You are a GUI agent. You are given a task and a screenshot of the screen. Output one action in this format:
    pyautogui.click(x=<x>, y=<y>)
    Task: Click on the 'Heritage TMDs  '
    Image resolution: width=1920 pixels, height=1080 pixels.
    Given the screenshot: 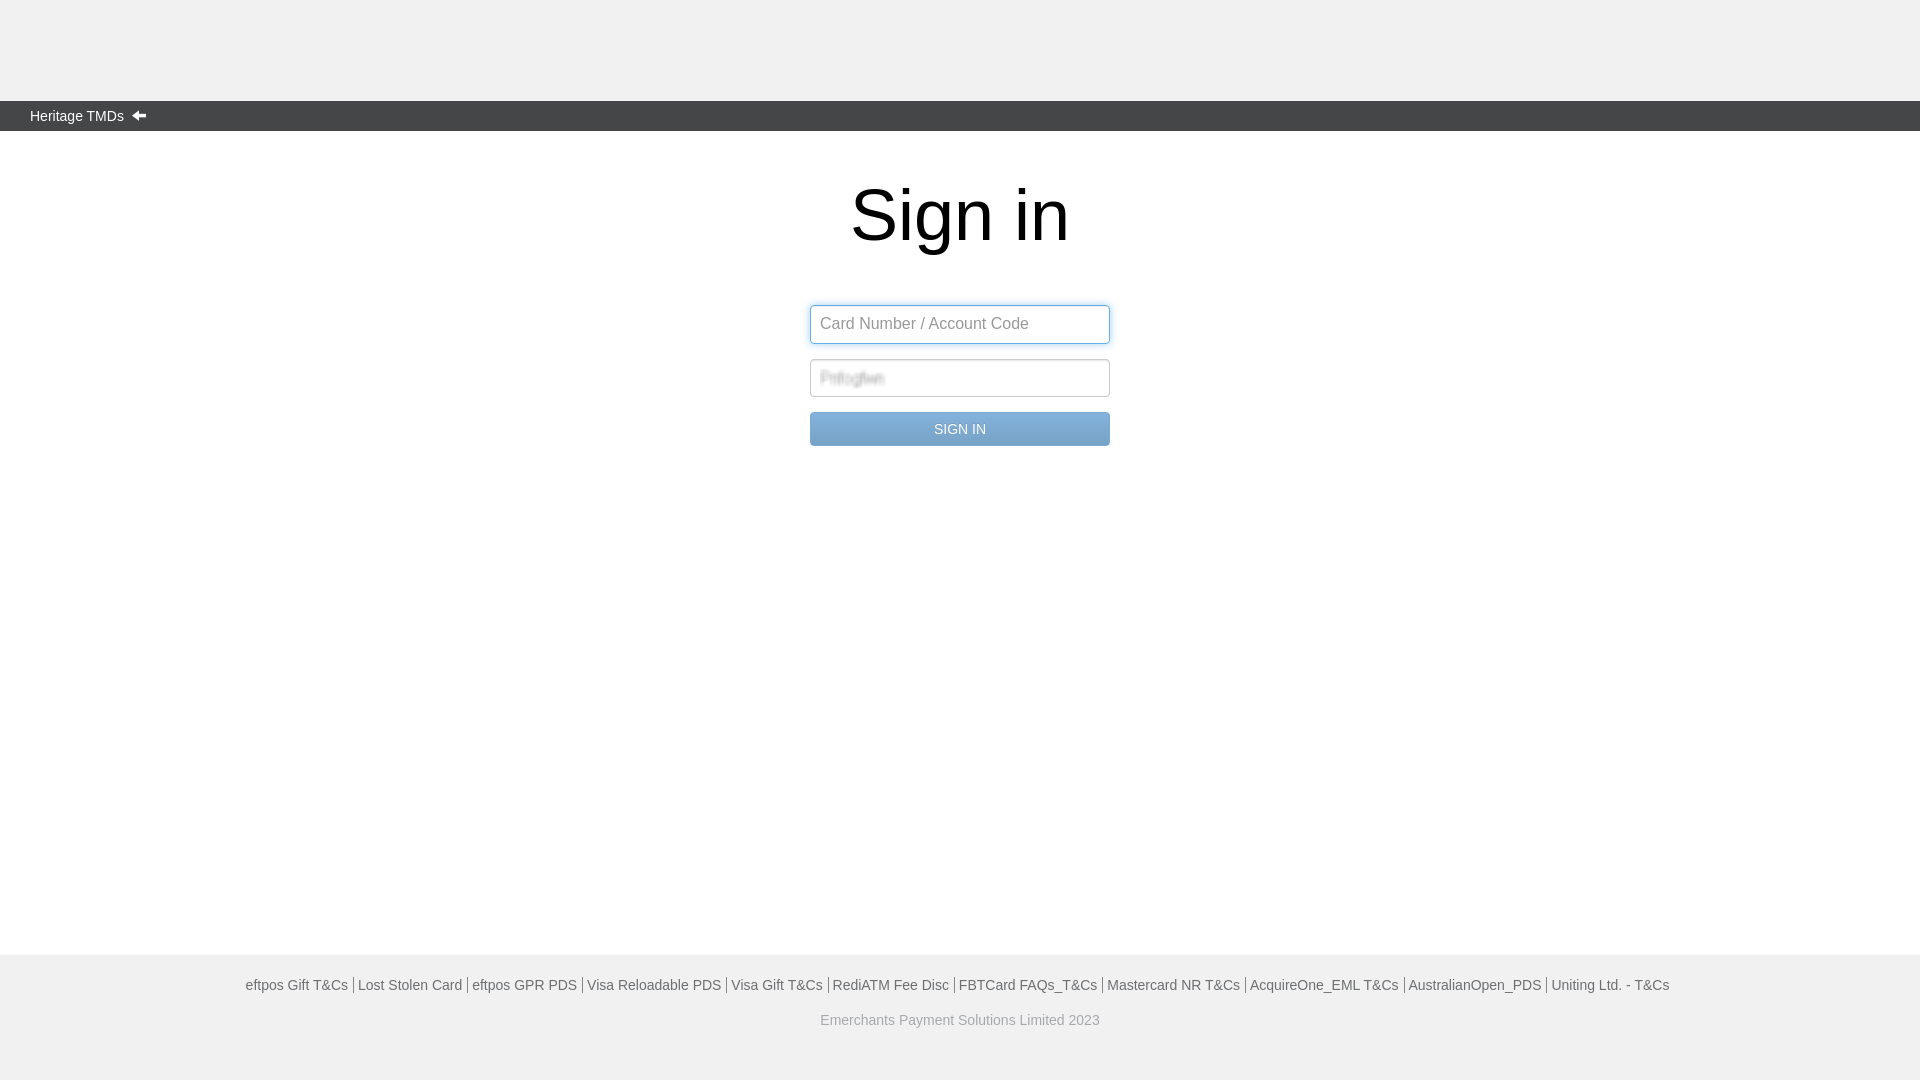 What is the action you would take?
    pyautogui.click(x=91, y=115)
    